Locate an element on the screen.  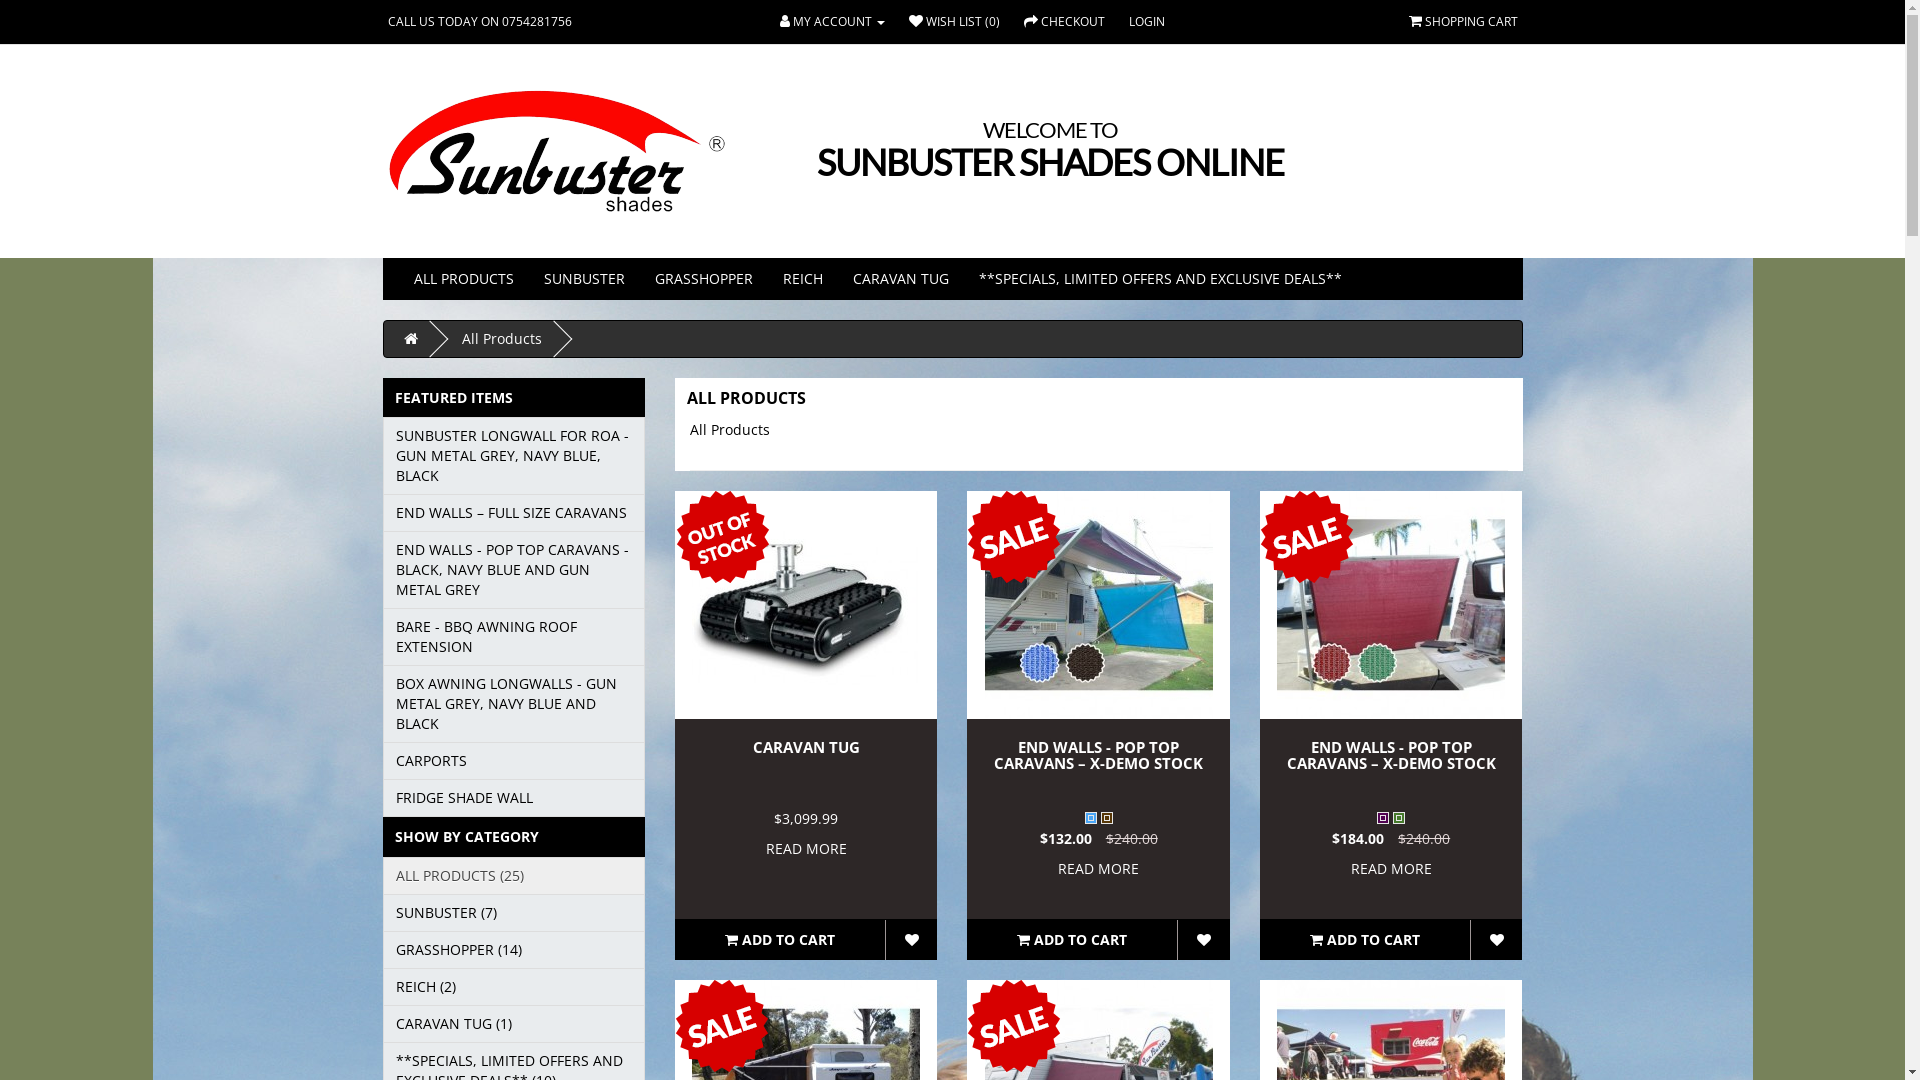
'WISH LIST (0)' is located at coordinates (953, 21).